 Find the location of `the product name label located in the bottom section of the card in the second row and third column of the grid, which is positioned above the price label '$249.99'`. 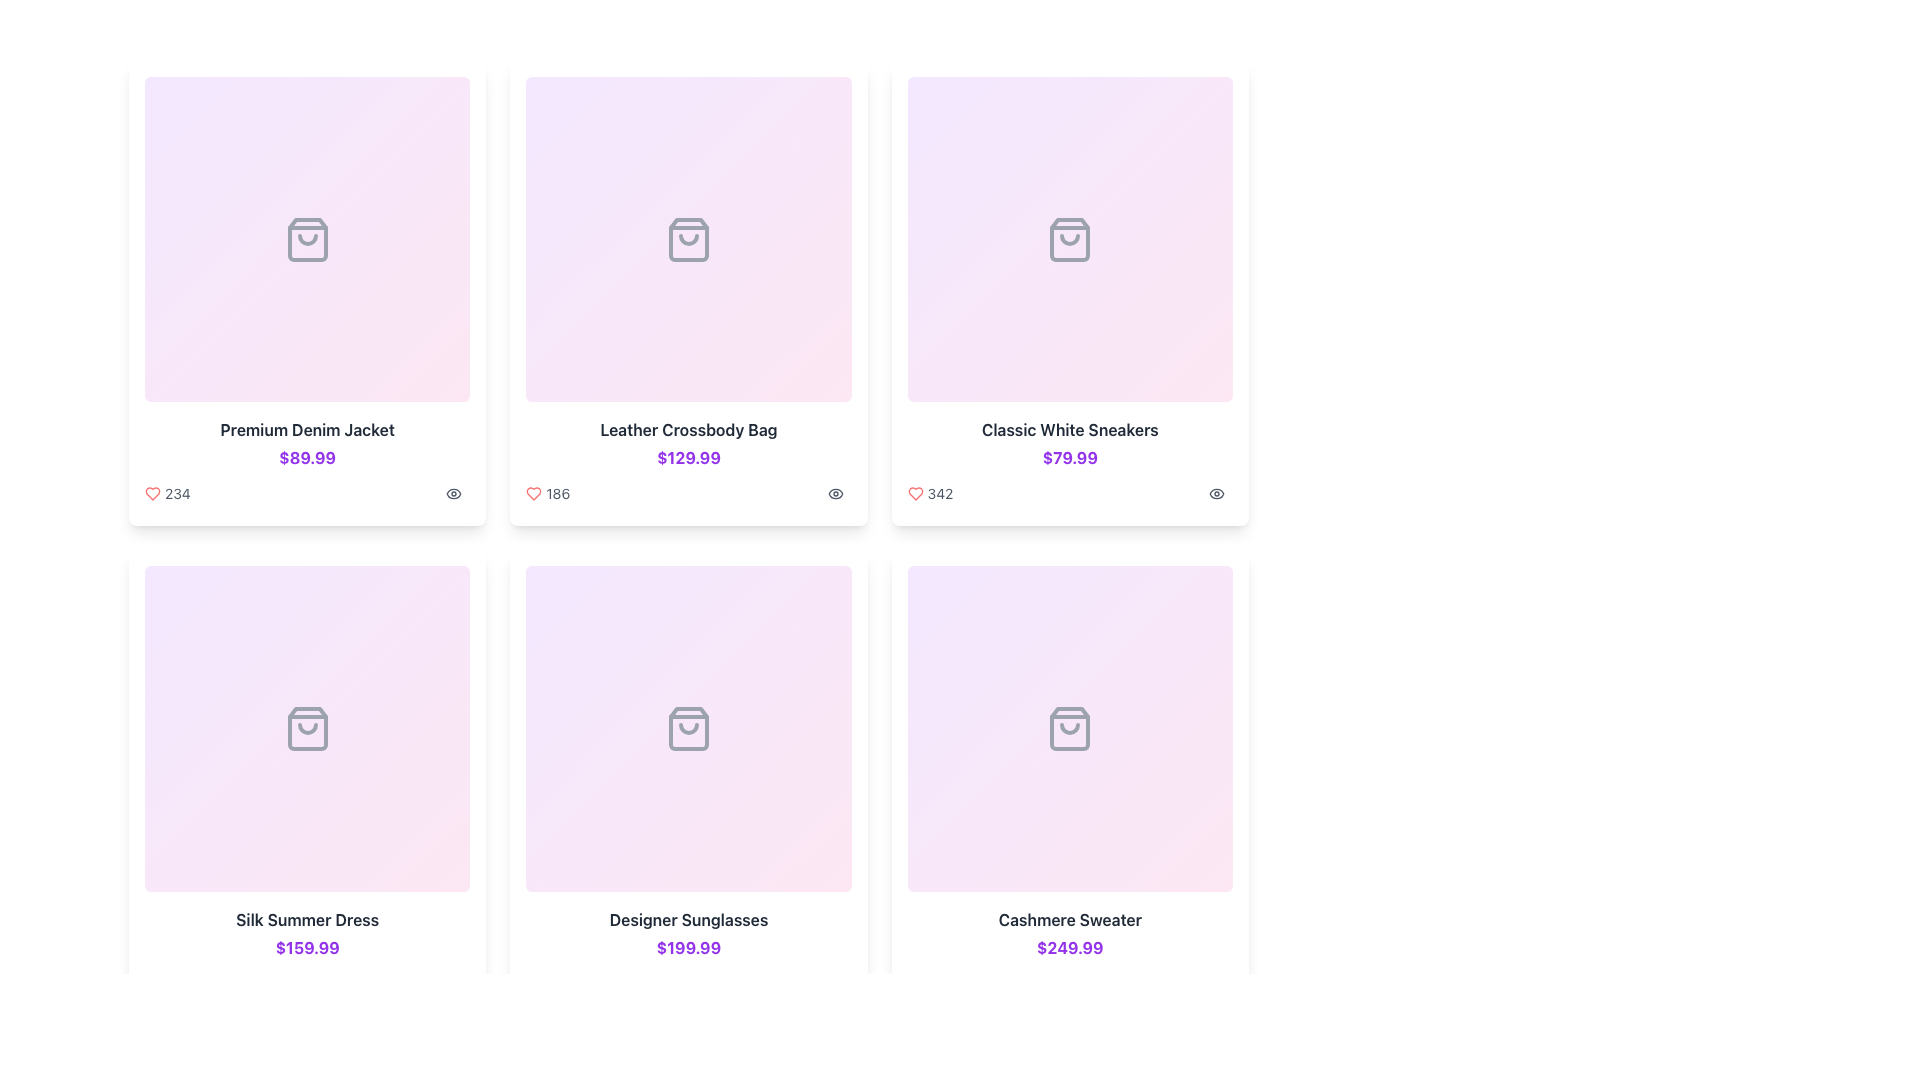

the product name label located in the bottom section of the card in the second row and third column of the grid, which is positioned above the price label '$249.99' is located at coordinates (1069, 919).